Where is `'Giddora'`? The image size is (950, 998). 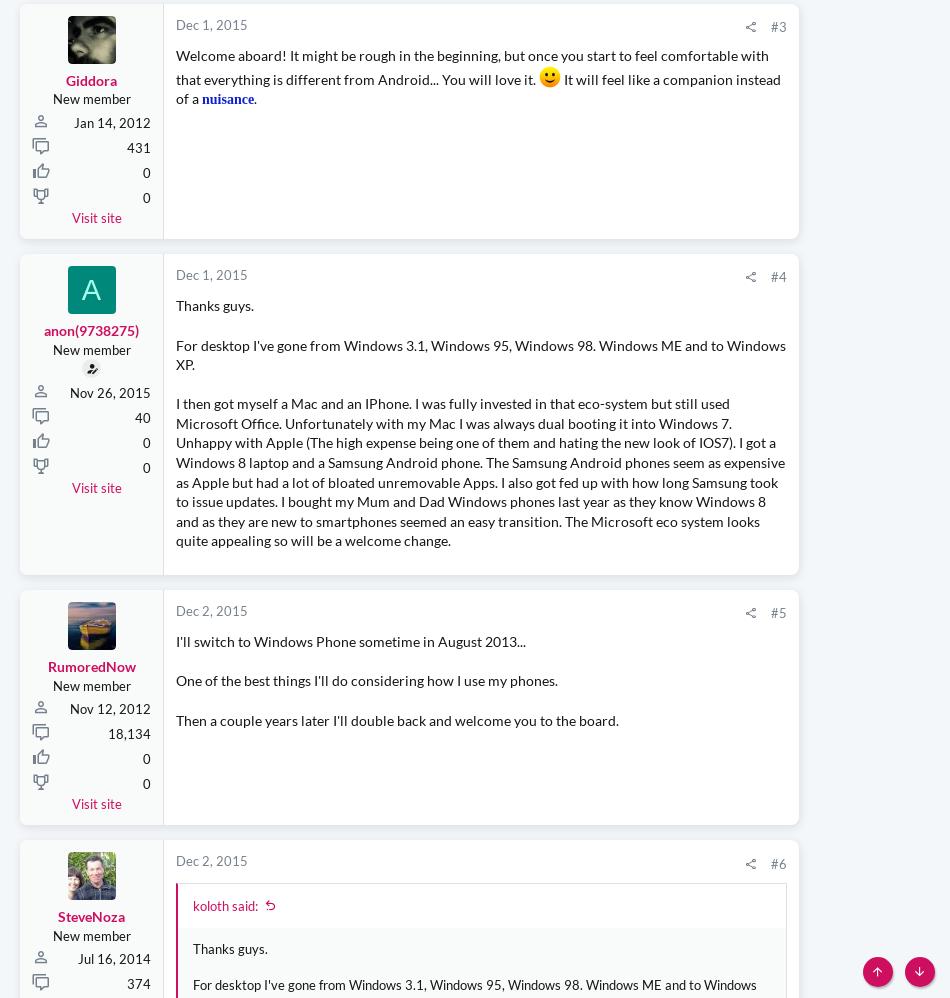
'Giddora' is located at coordinates (91, 157).